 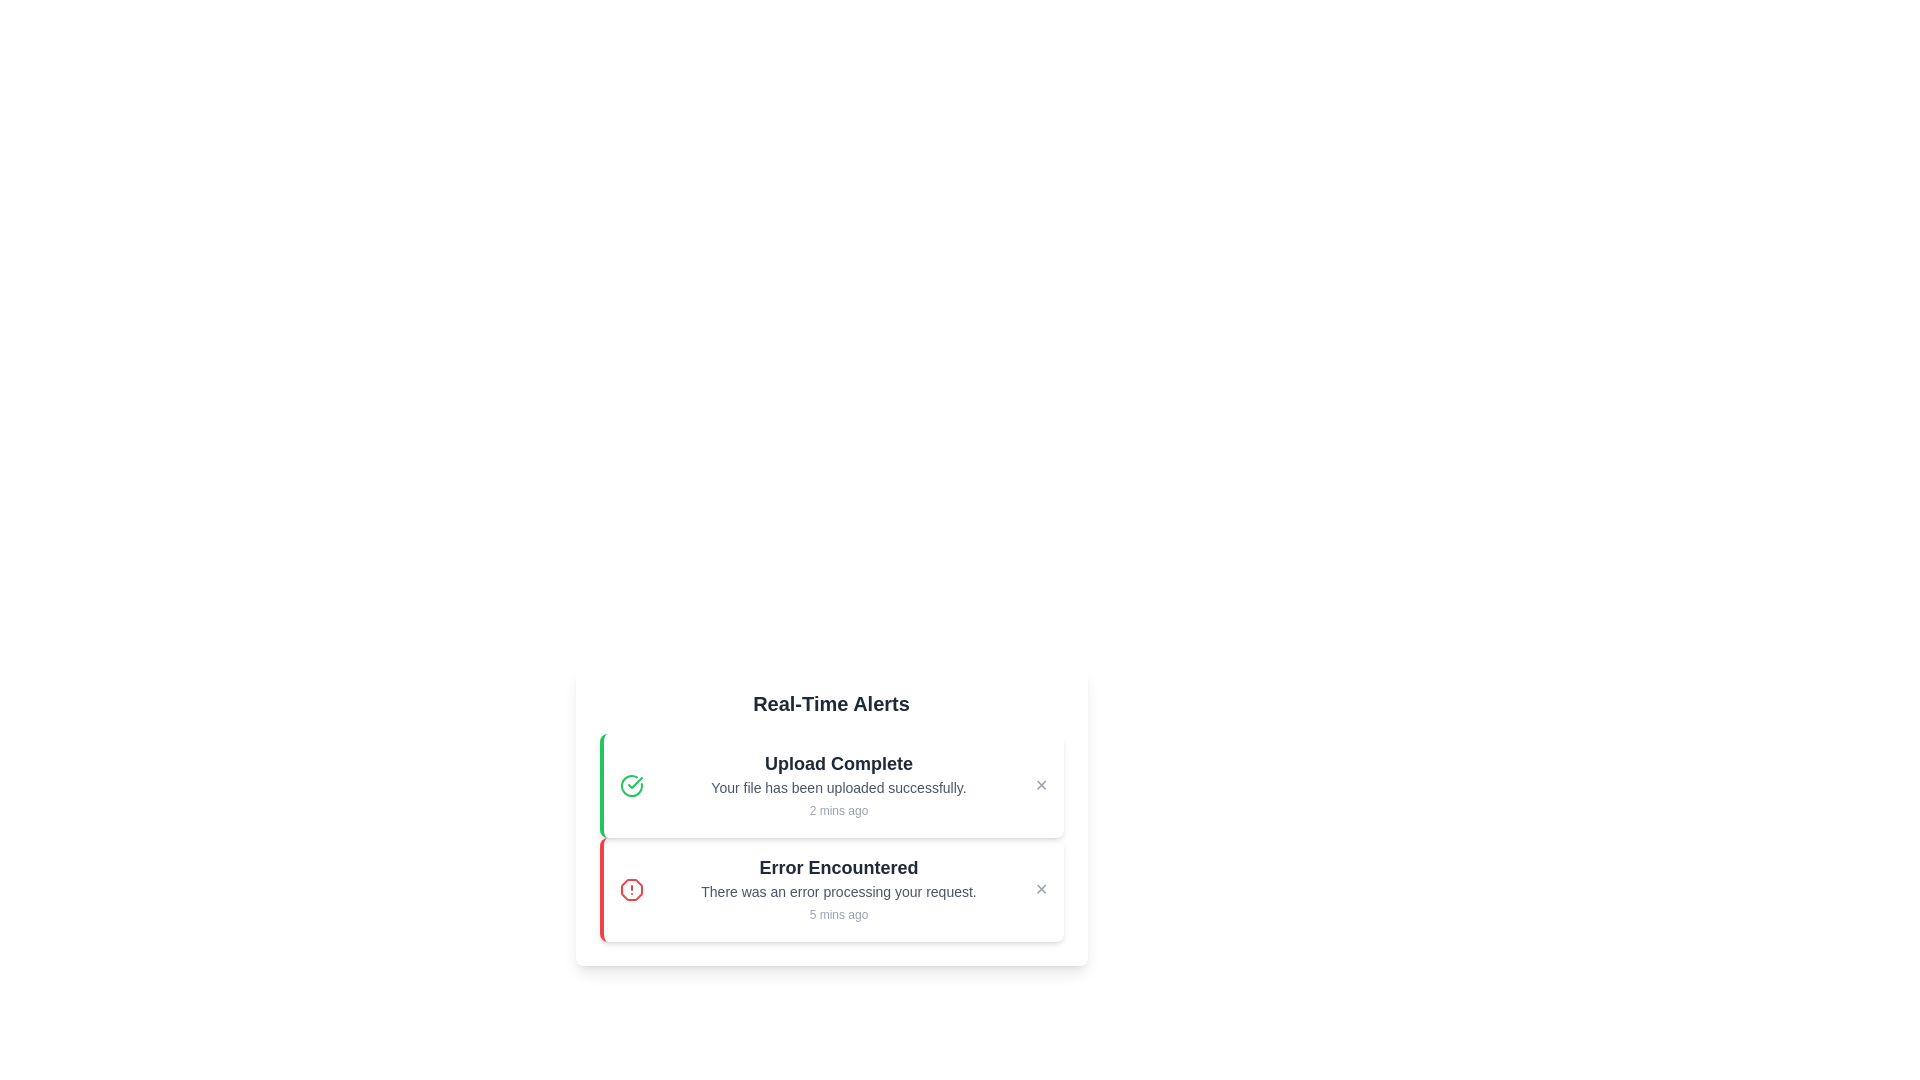 I want to click on the confirmation message text label that indicates the successful completion of the file upload process, located below the title 'Upload Complete', so click(x=839, y=786).